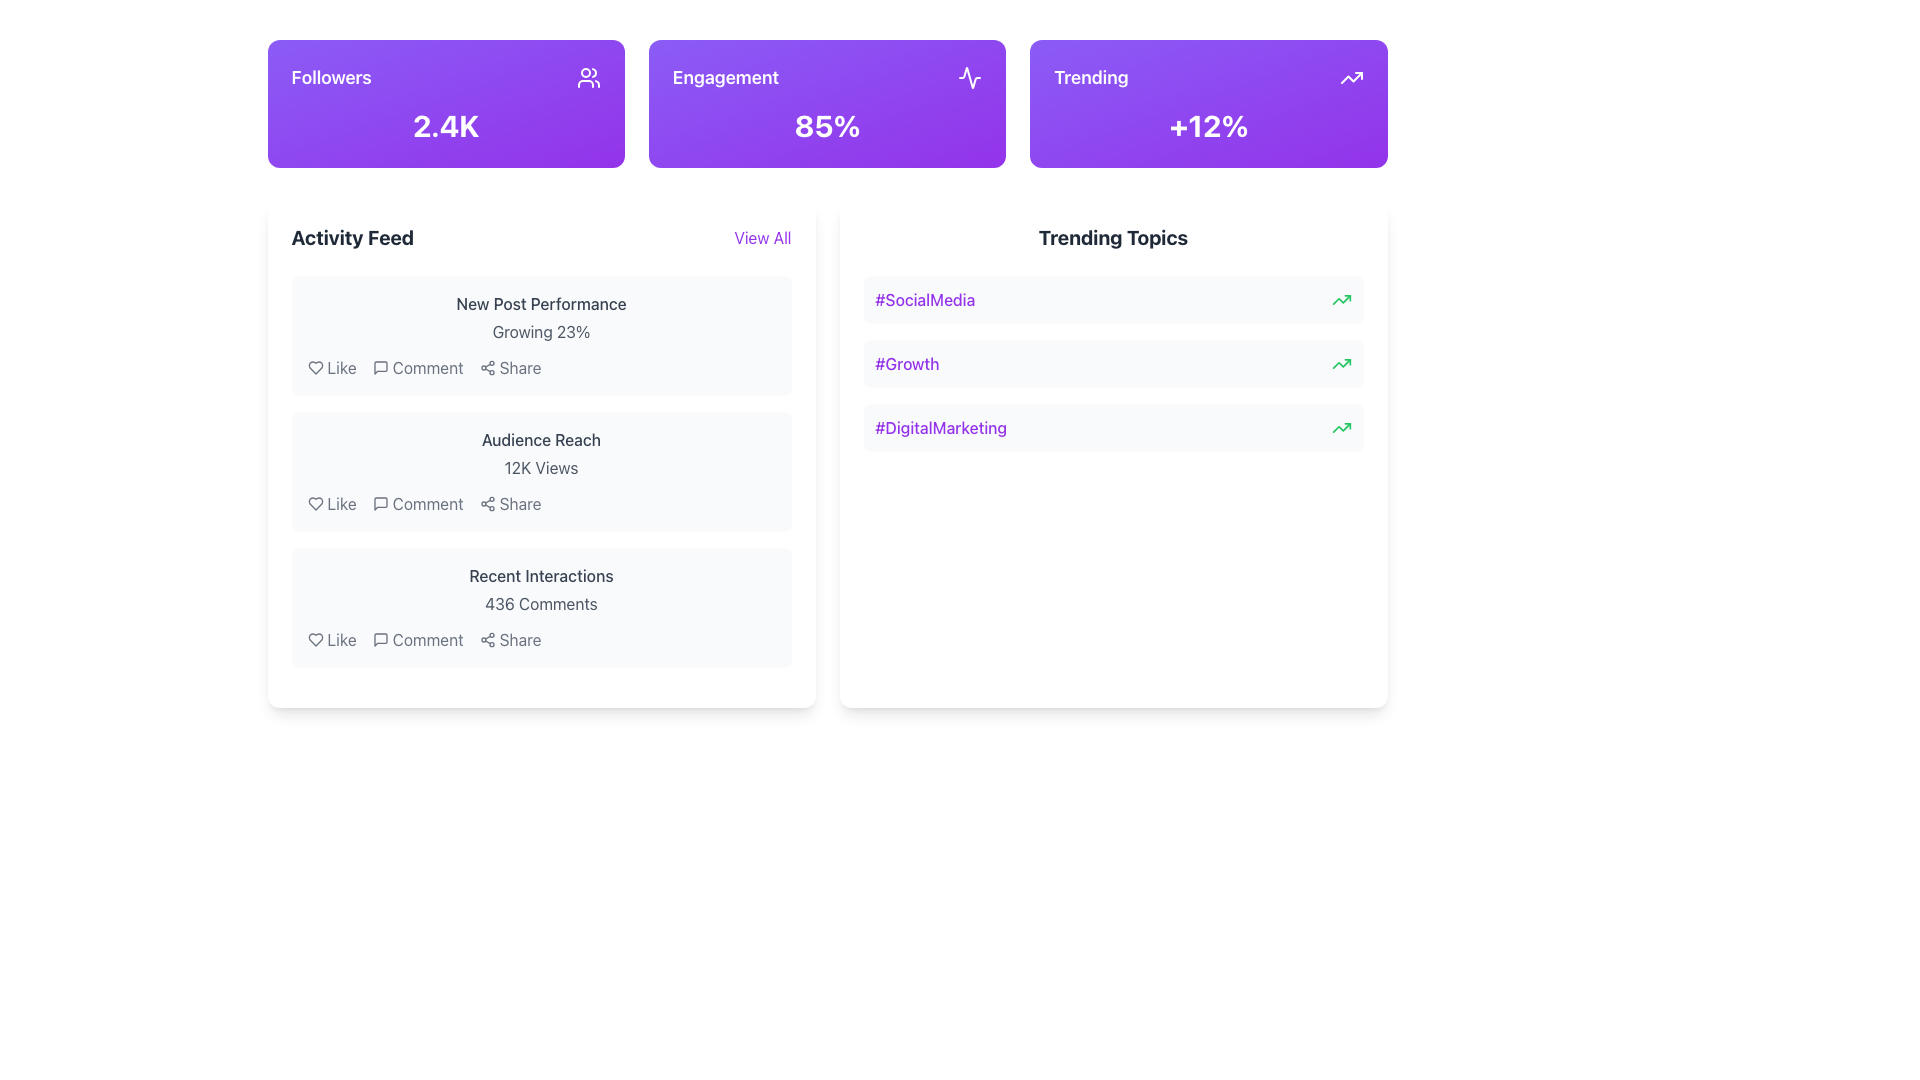 The height and width of the screenshot is (1080, 1920). I want to click on the upward trend icon located in the center-right of the 'Trending' purple card, which indicates a 12% increase, so click(1351, 76).